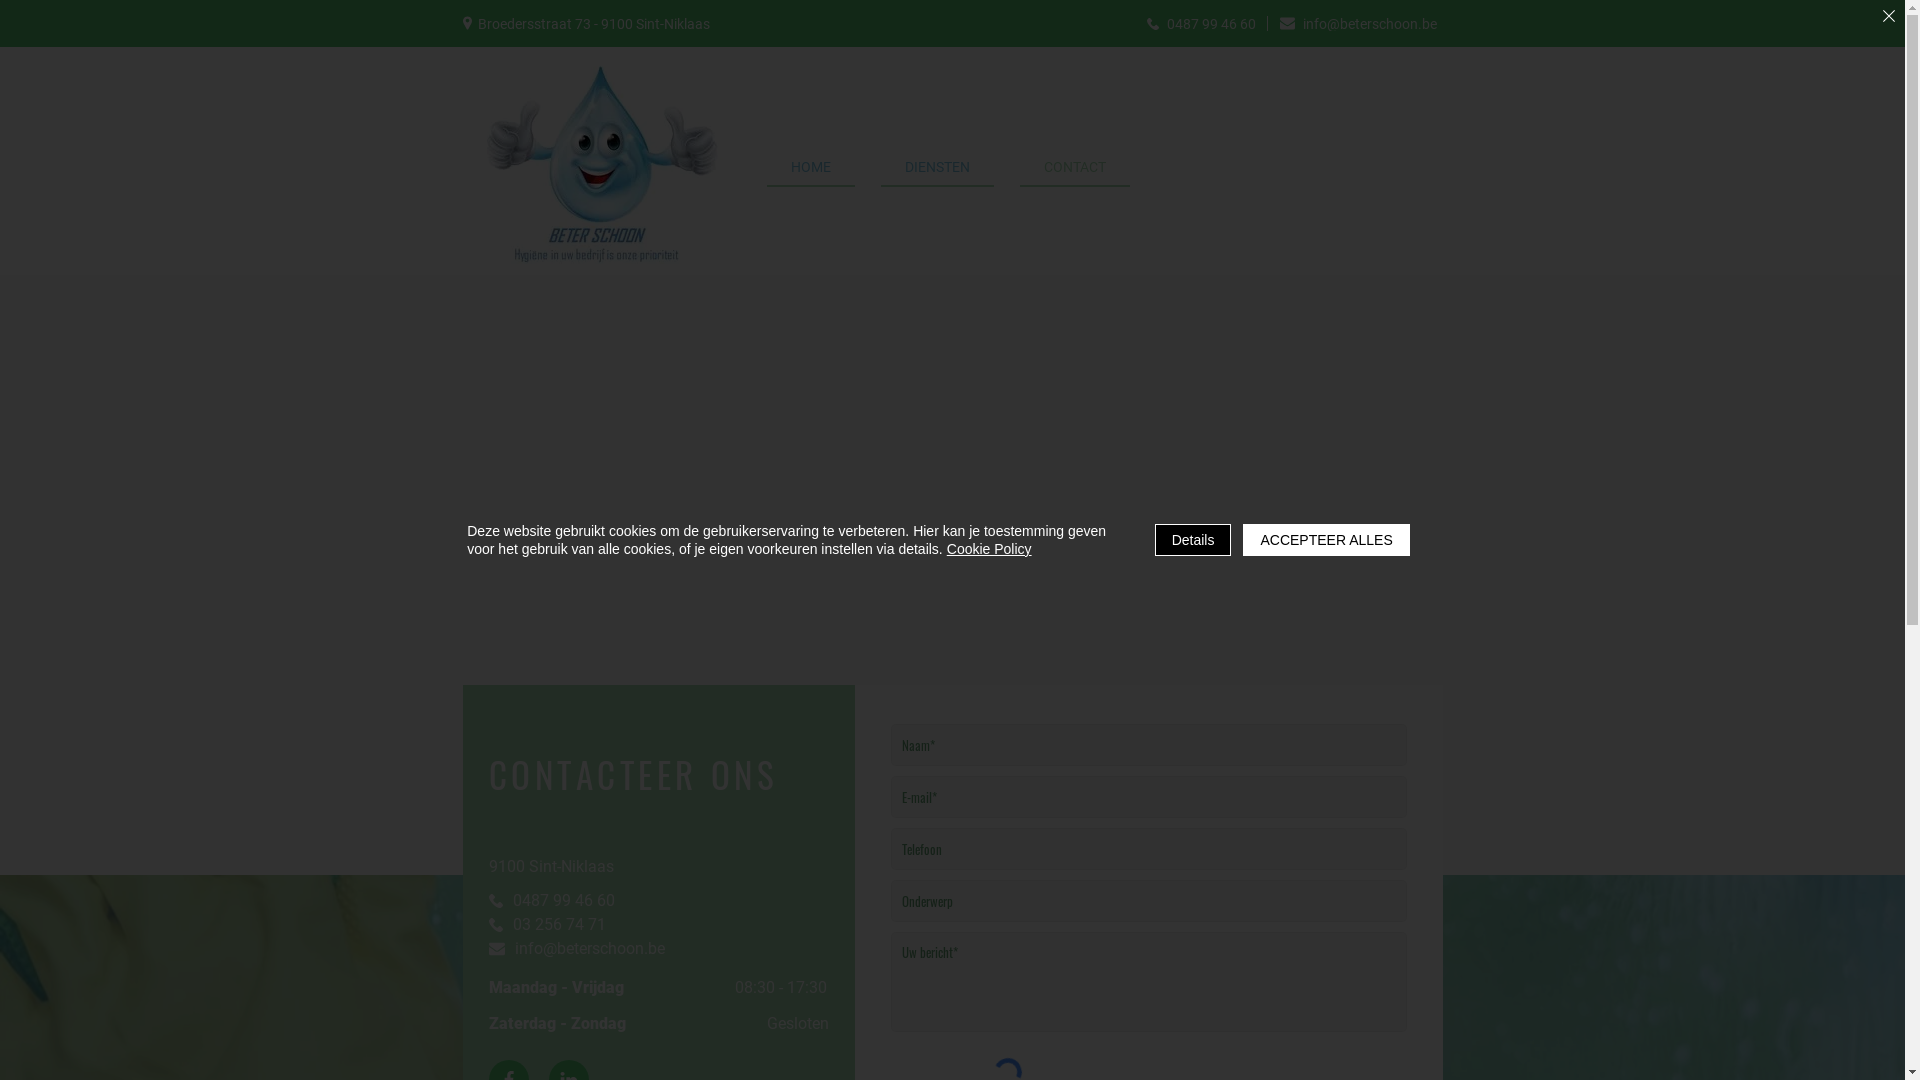  I want to click on 'DIENSTEN', so click(936, 167).